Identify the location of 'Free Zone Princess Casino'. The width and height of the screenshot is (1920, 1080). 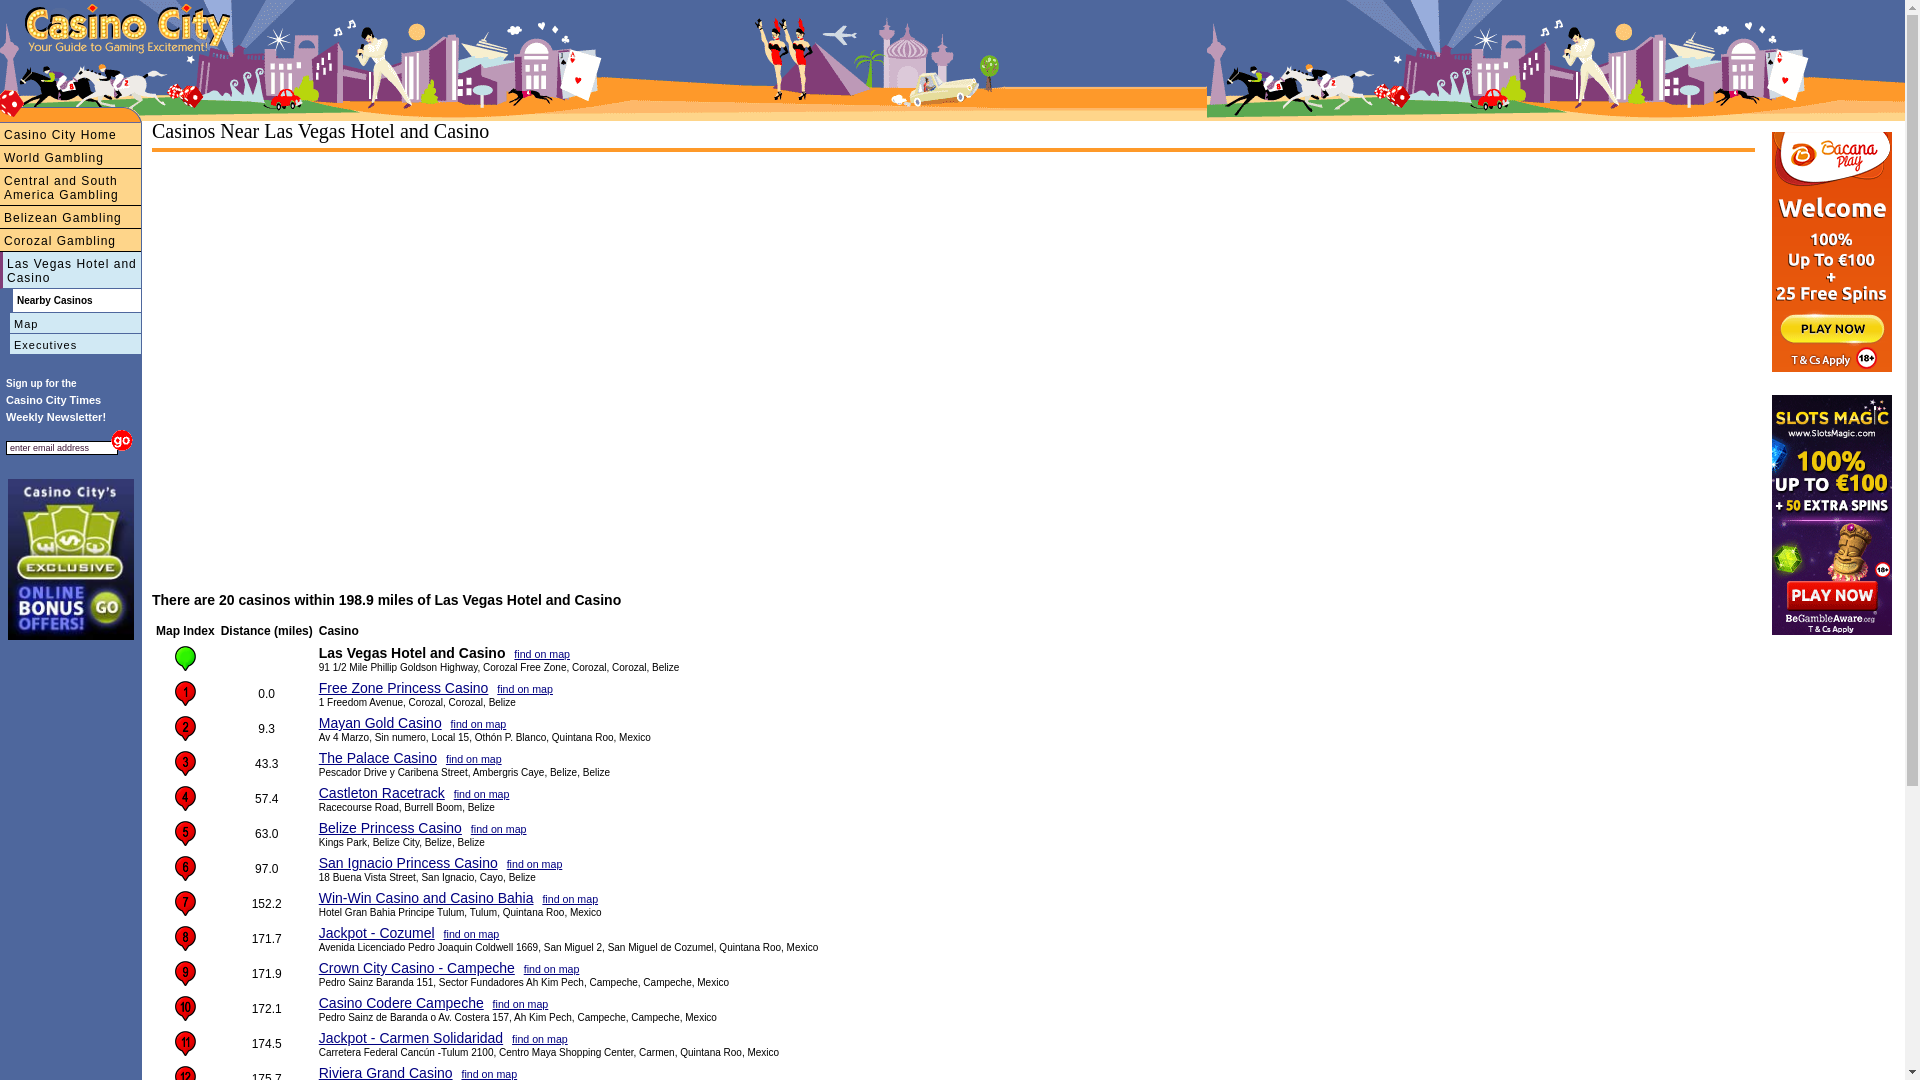
(317, 686).